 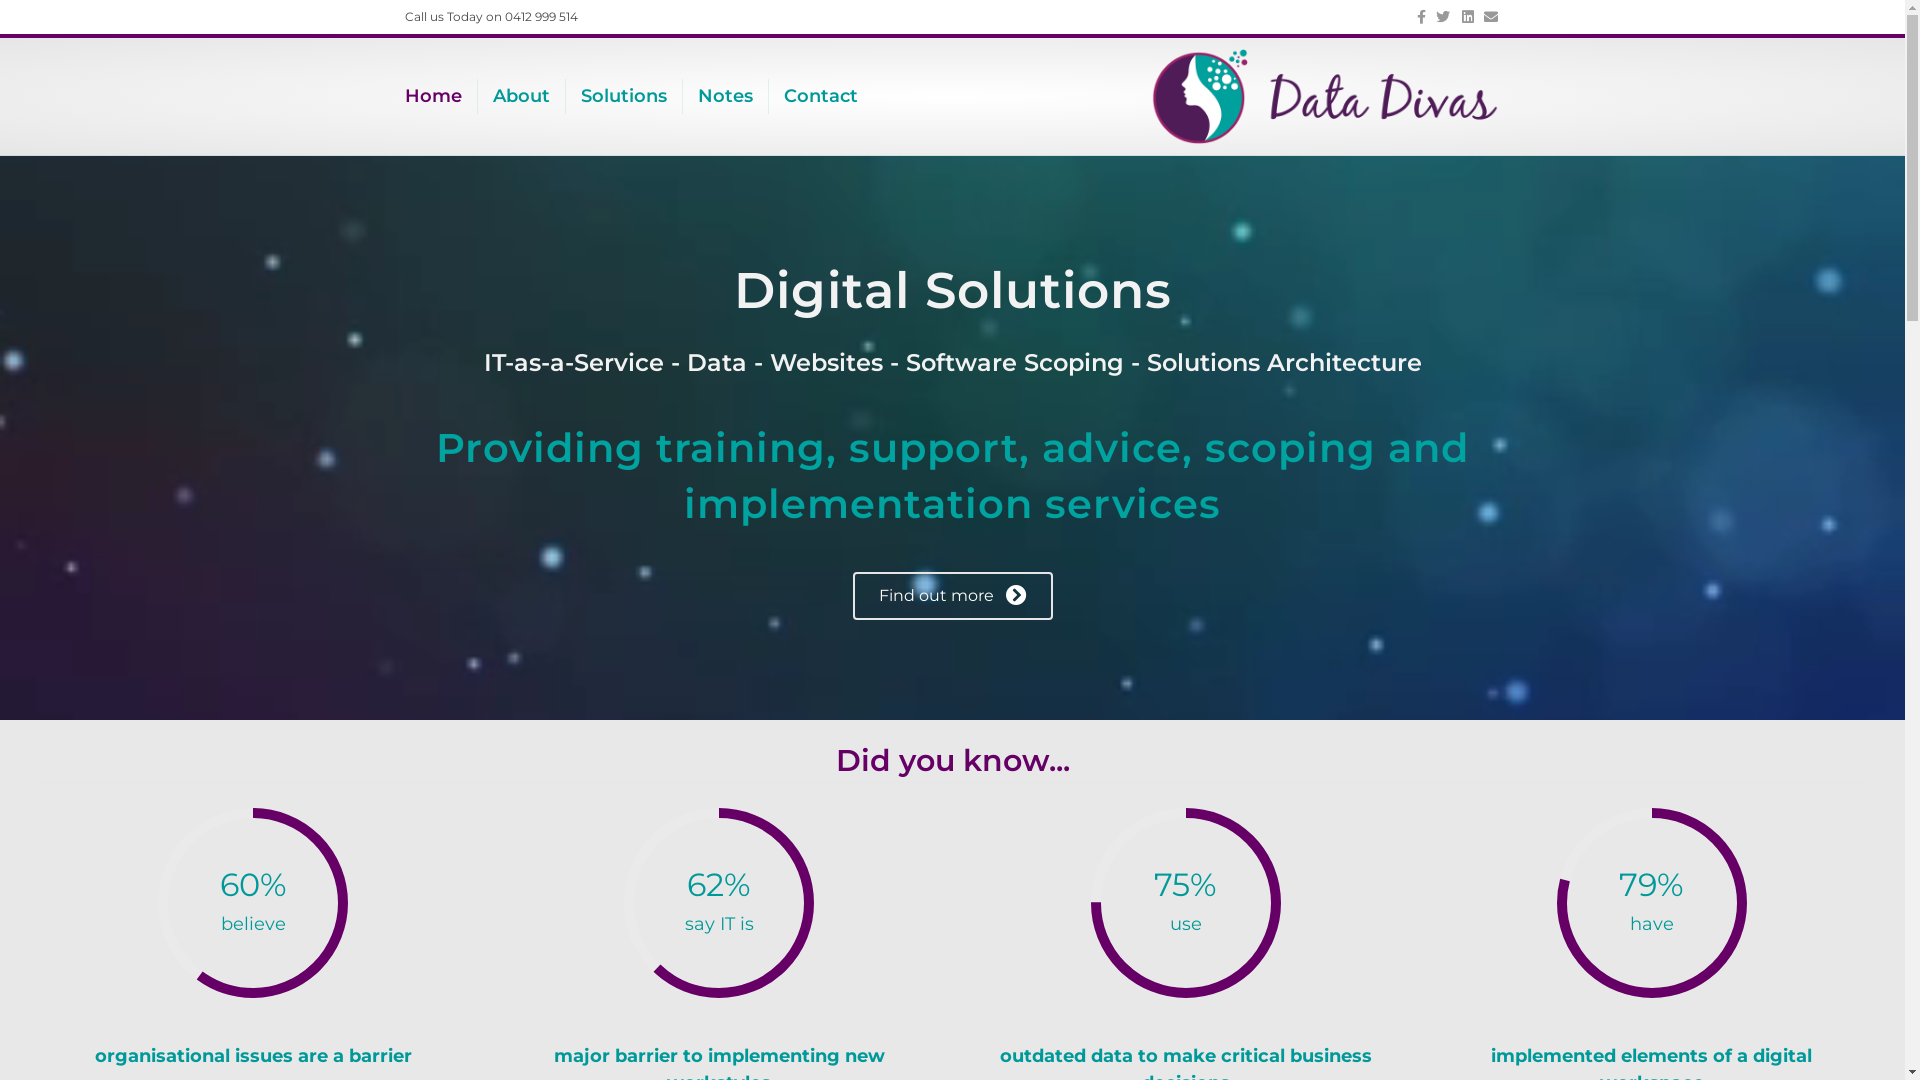 What do you see at coordinates (440, 96) in the screenshot?
I see `'Home'` at bounding box center [440, 96].